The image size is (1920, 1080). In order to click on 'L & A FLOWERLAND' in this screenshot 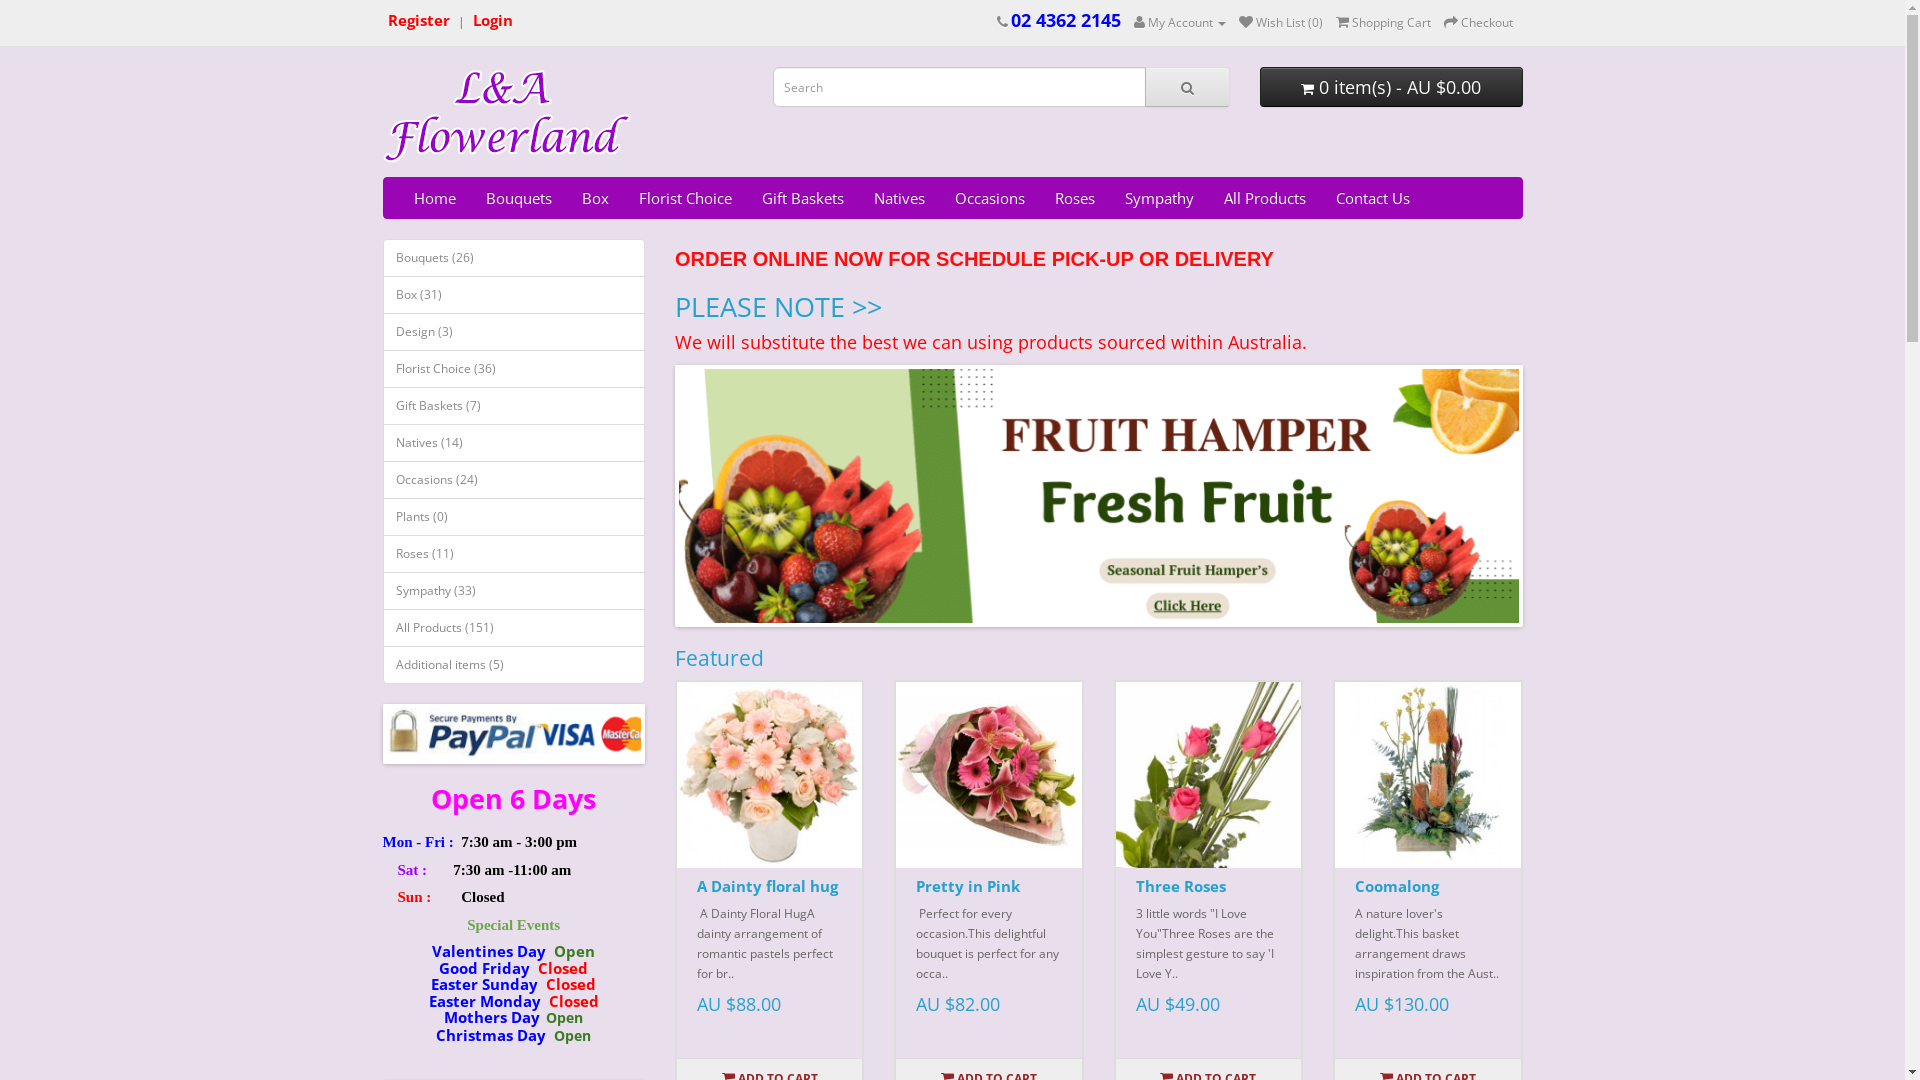, I will do `click(507, 116)`.